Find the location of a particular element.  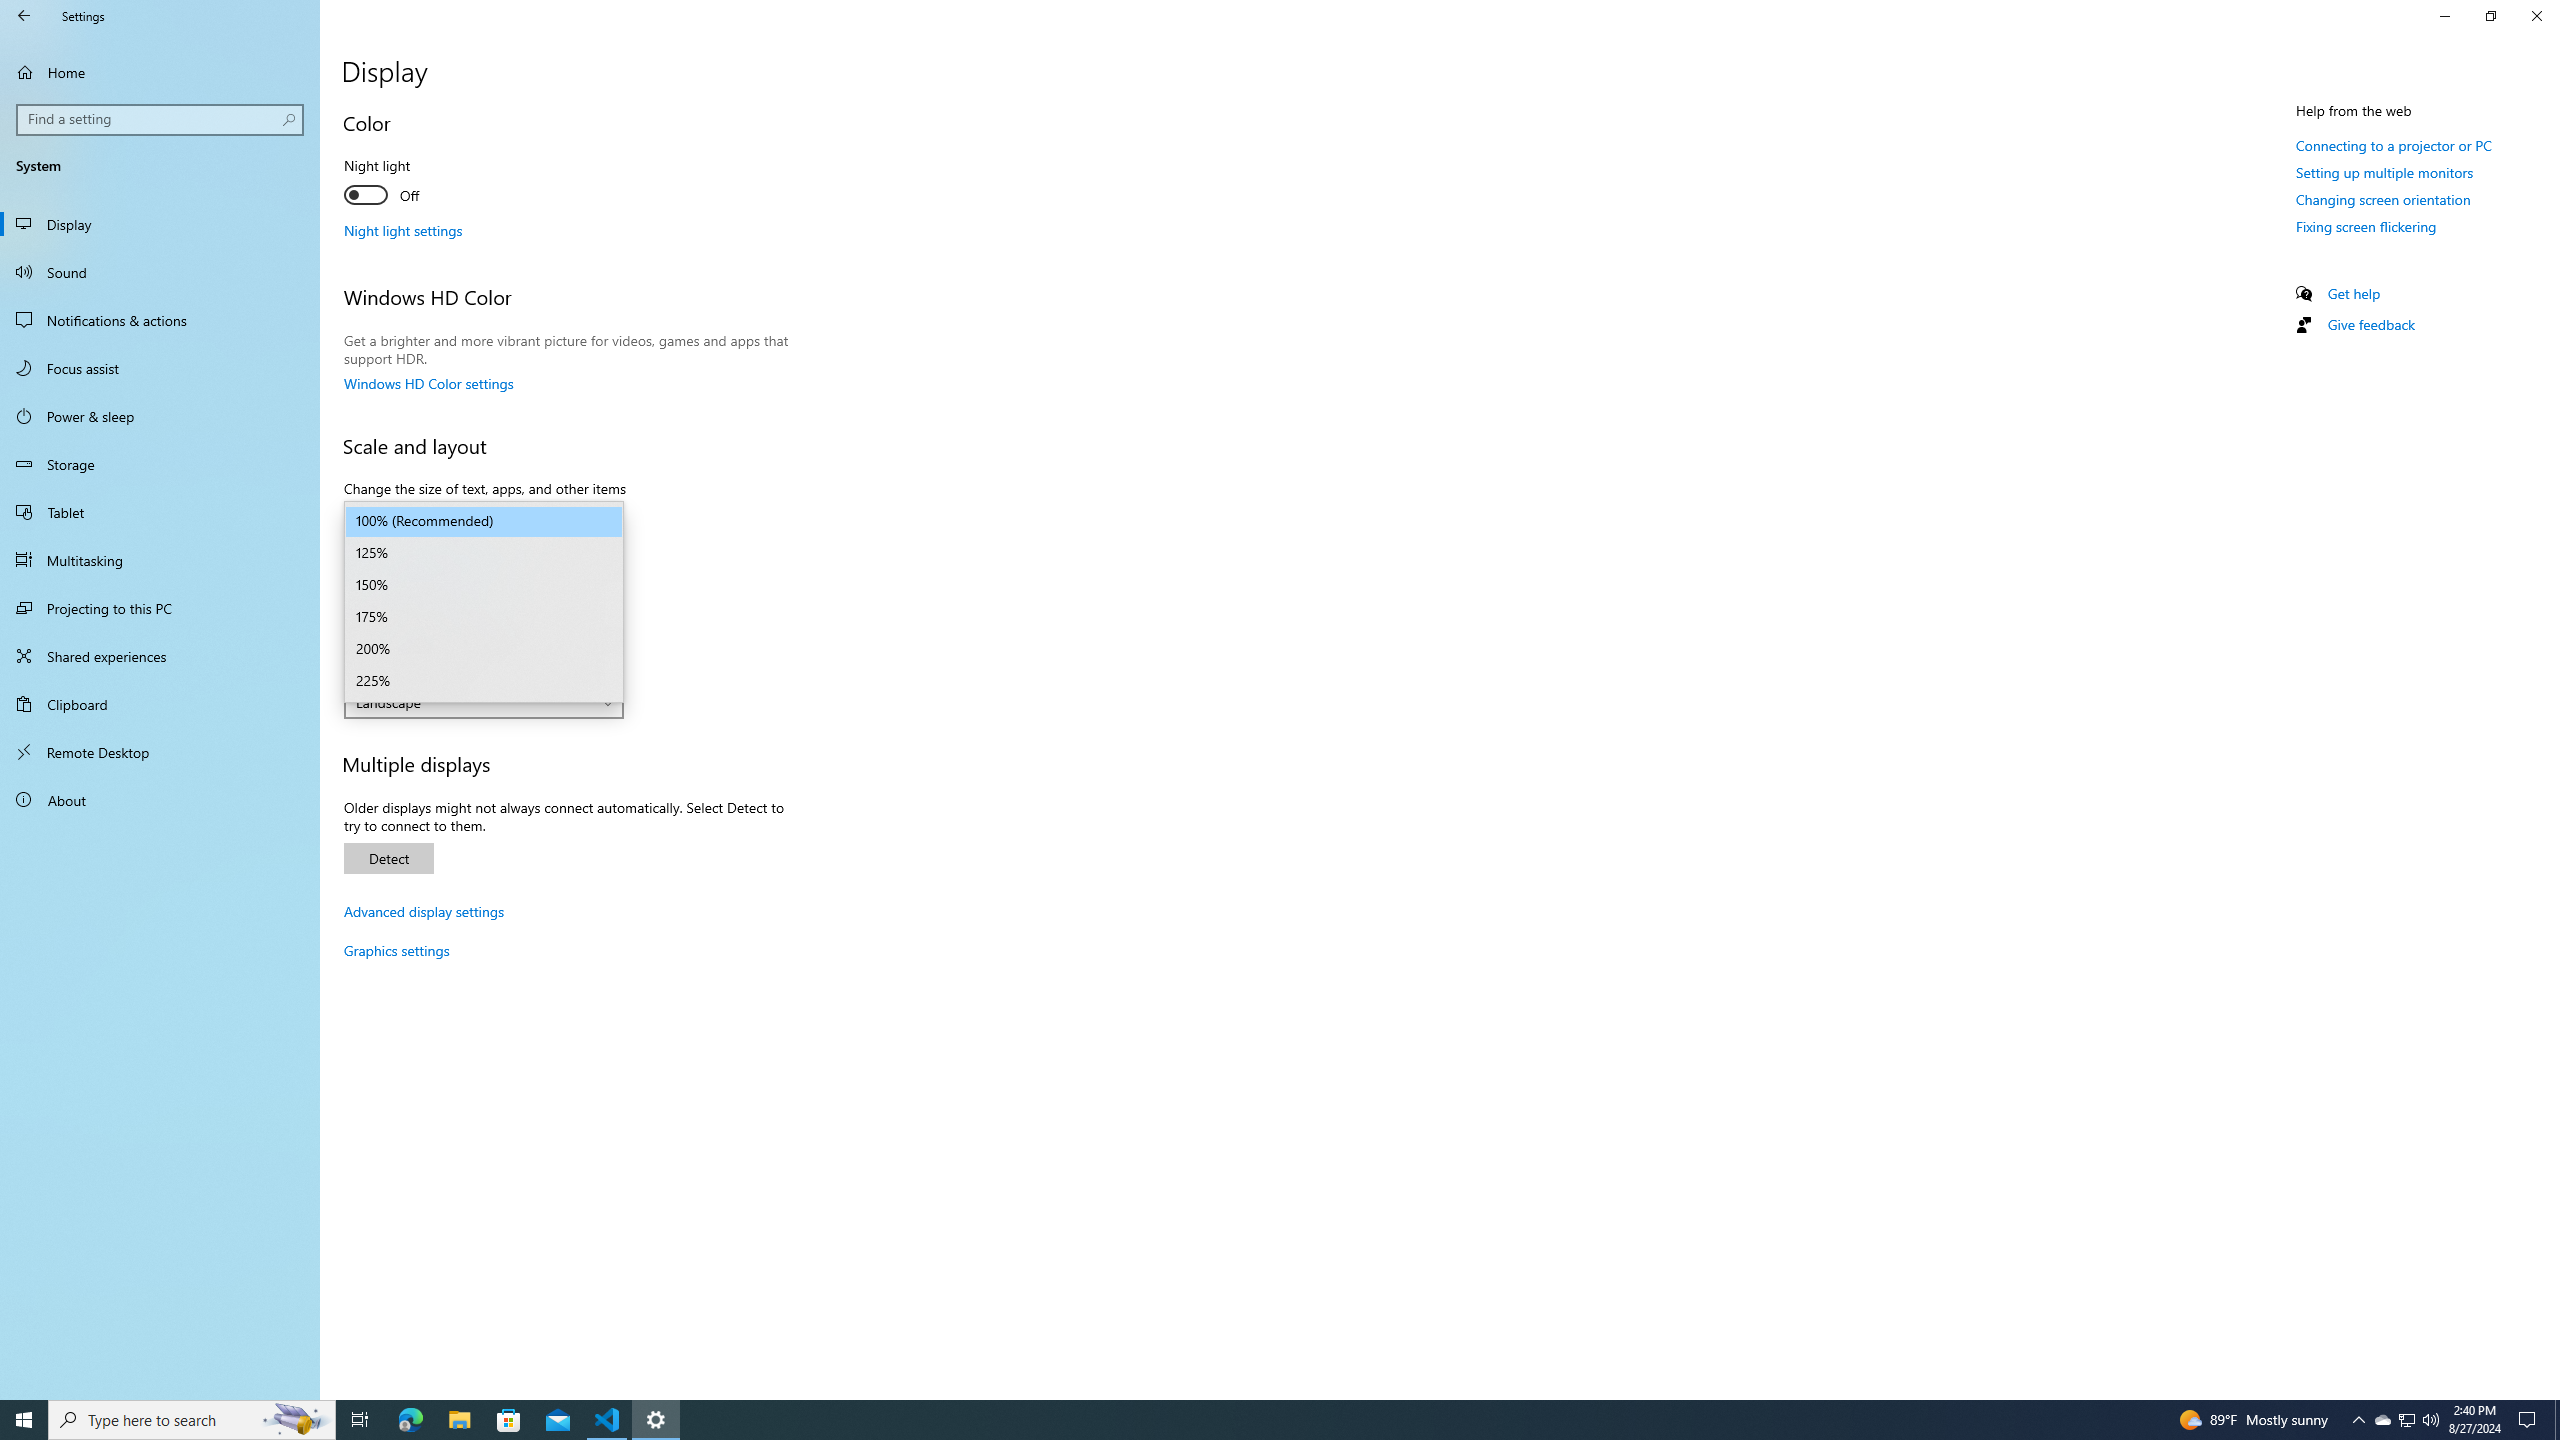

'Connecting to a projector or PC' is located at coordinates (2392, 145).